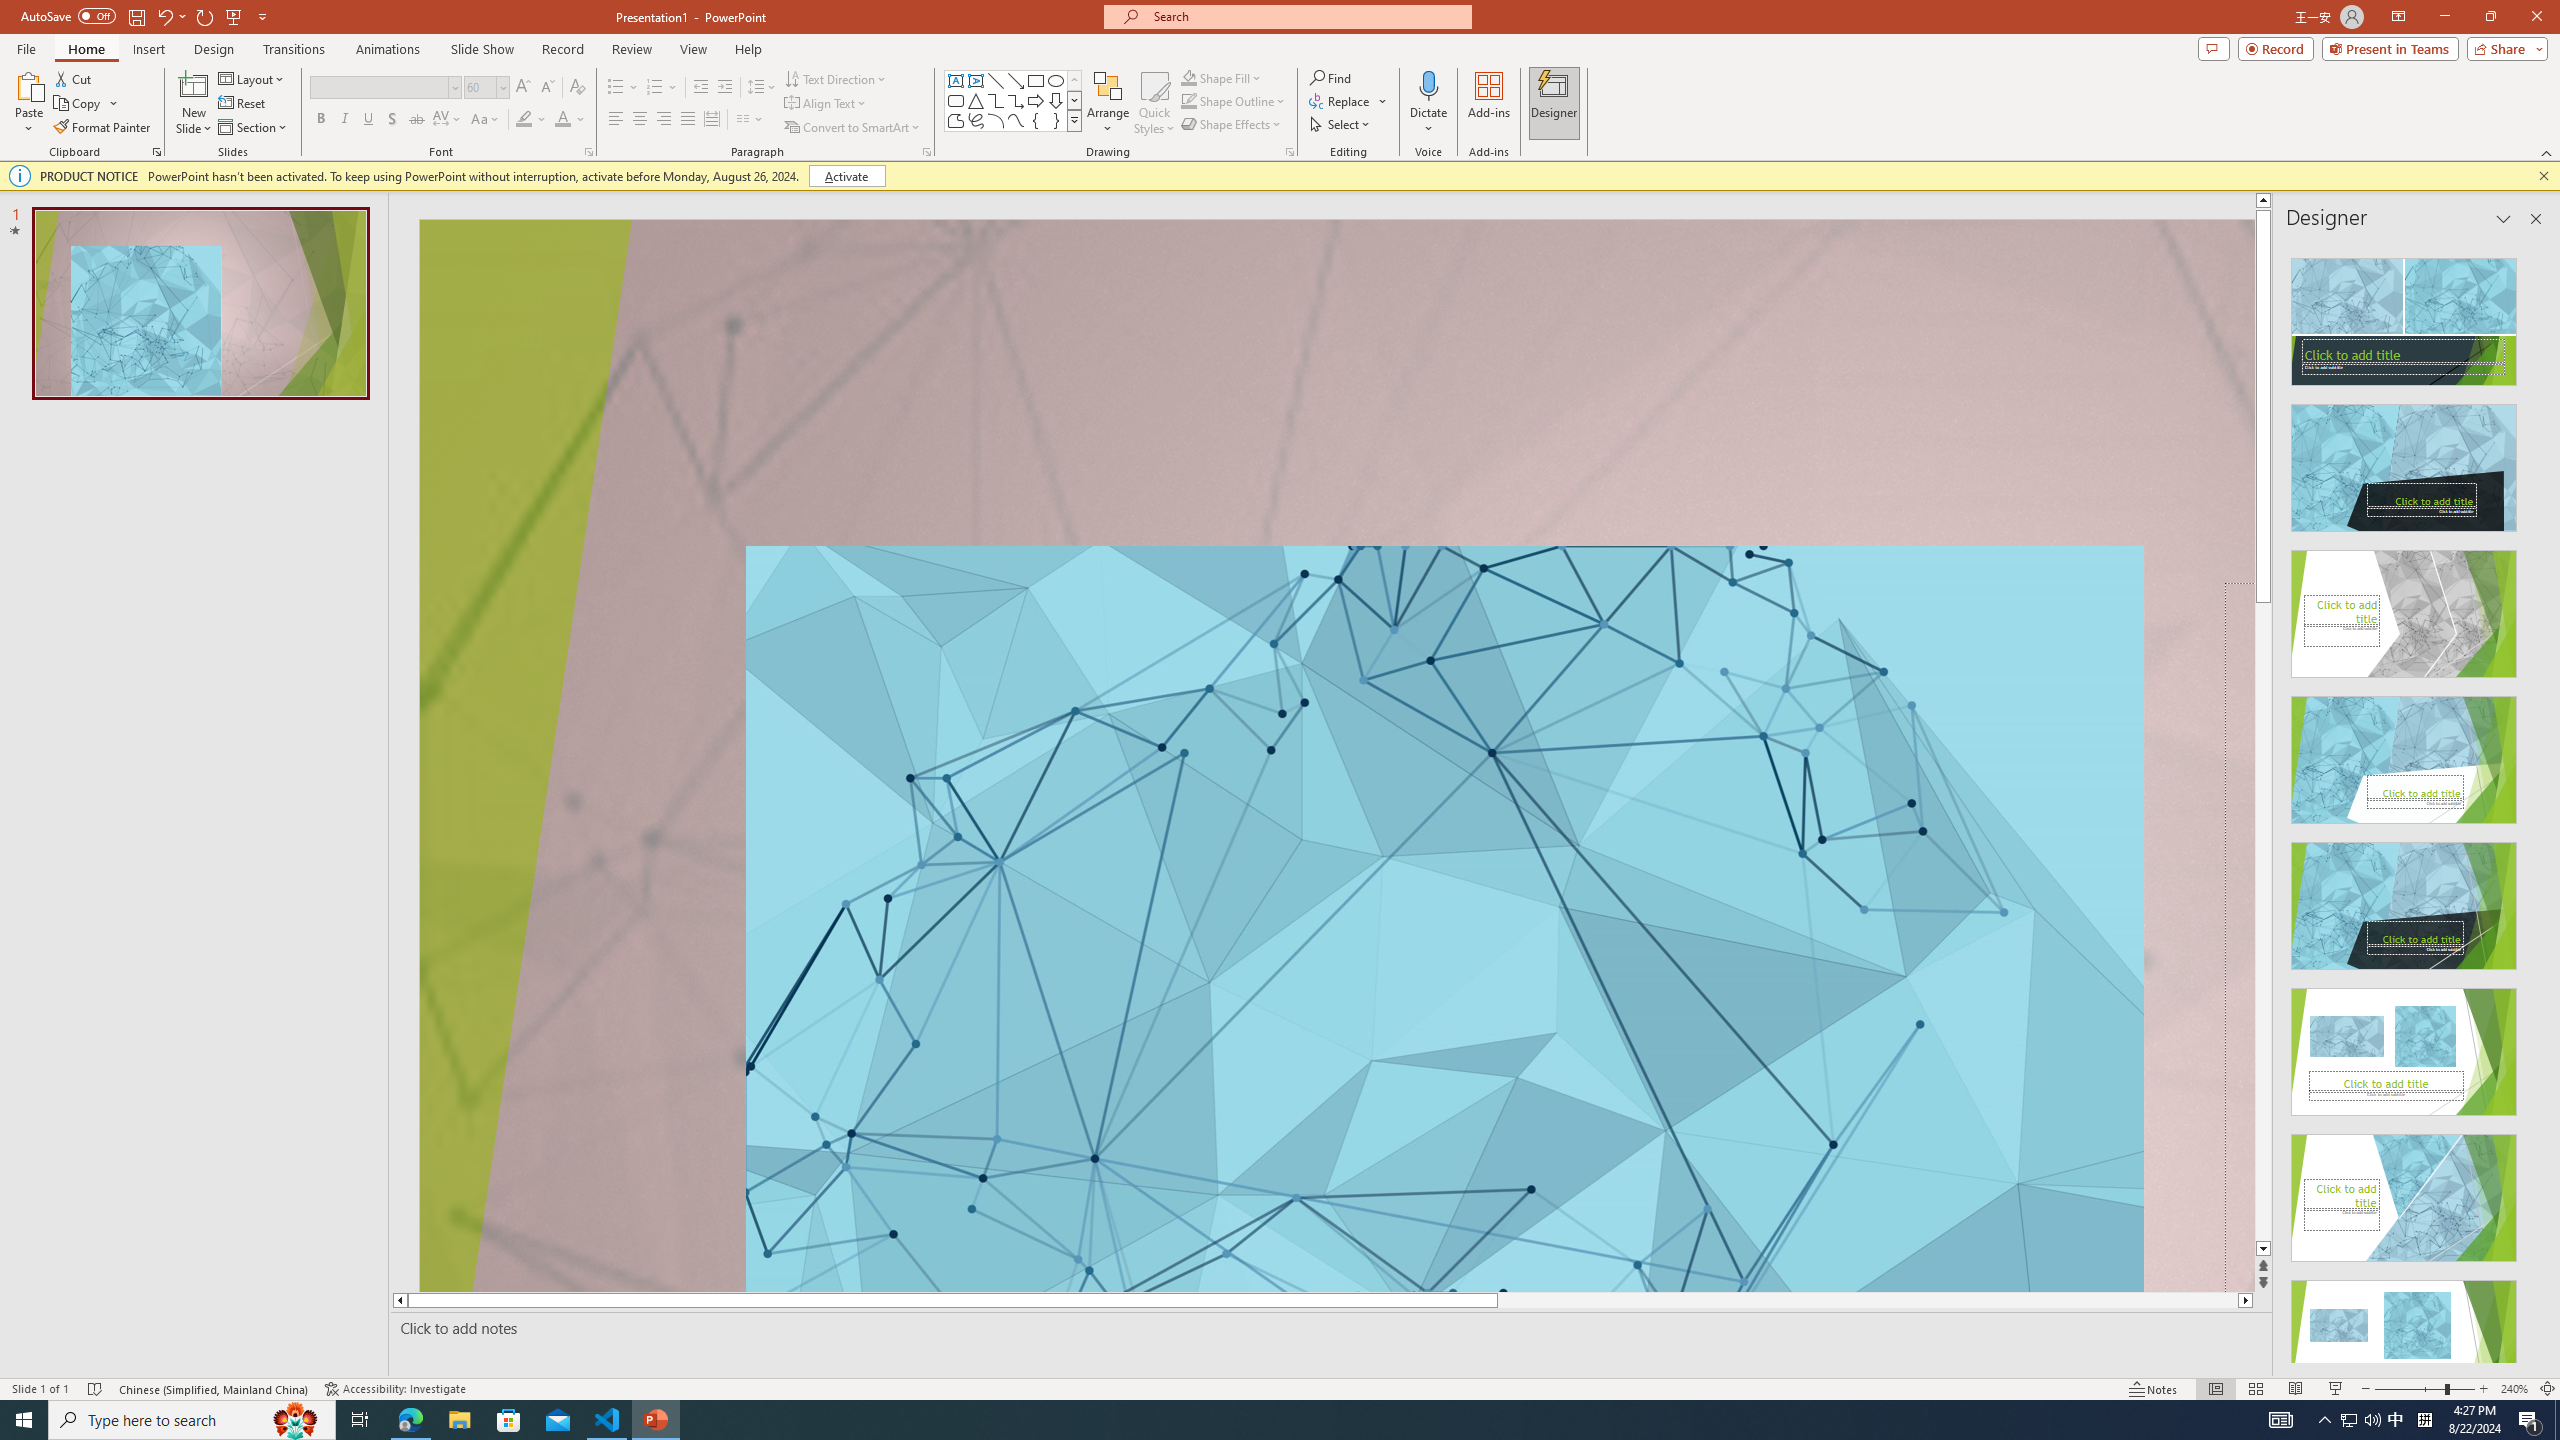 The image size is (2560, 1440). I want to click on 'Class: NetUIScrollBar', so click(2533, 801).